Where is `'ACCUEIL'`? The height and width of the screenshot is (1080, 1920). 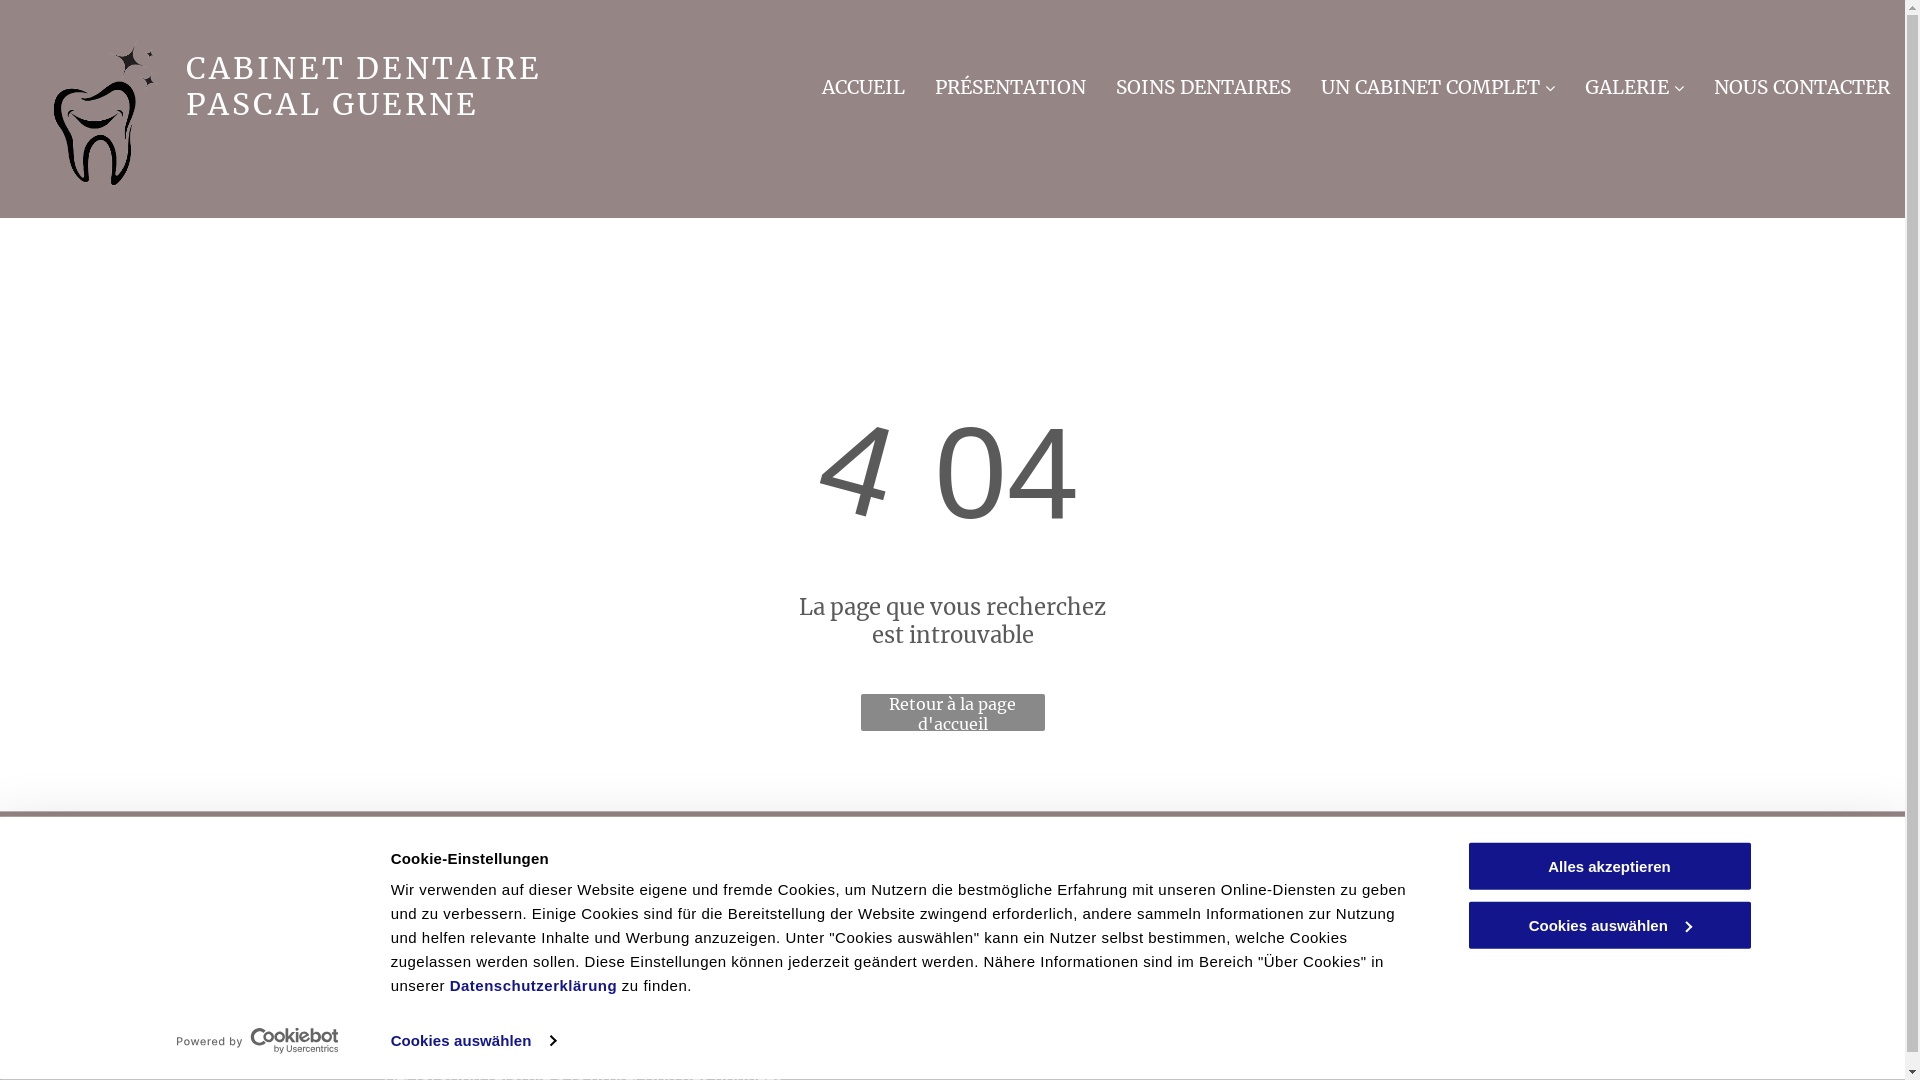
'ACCUEIL' is located at coordinates (863, 83).